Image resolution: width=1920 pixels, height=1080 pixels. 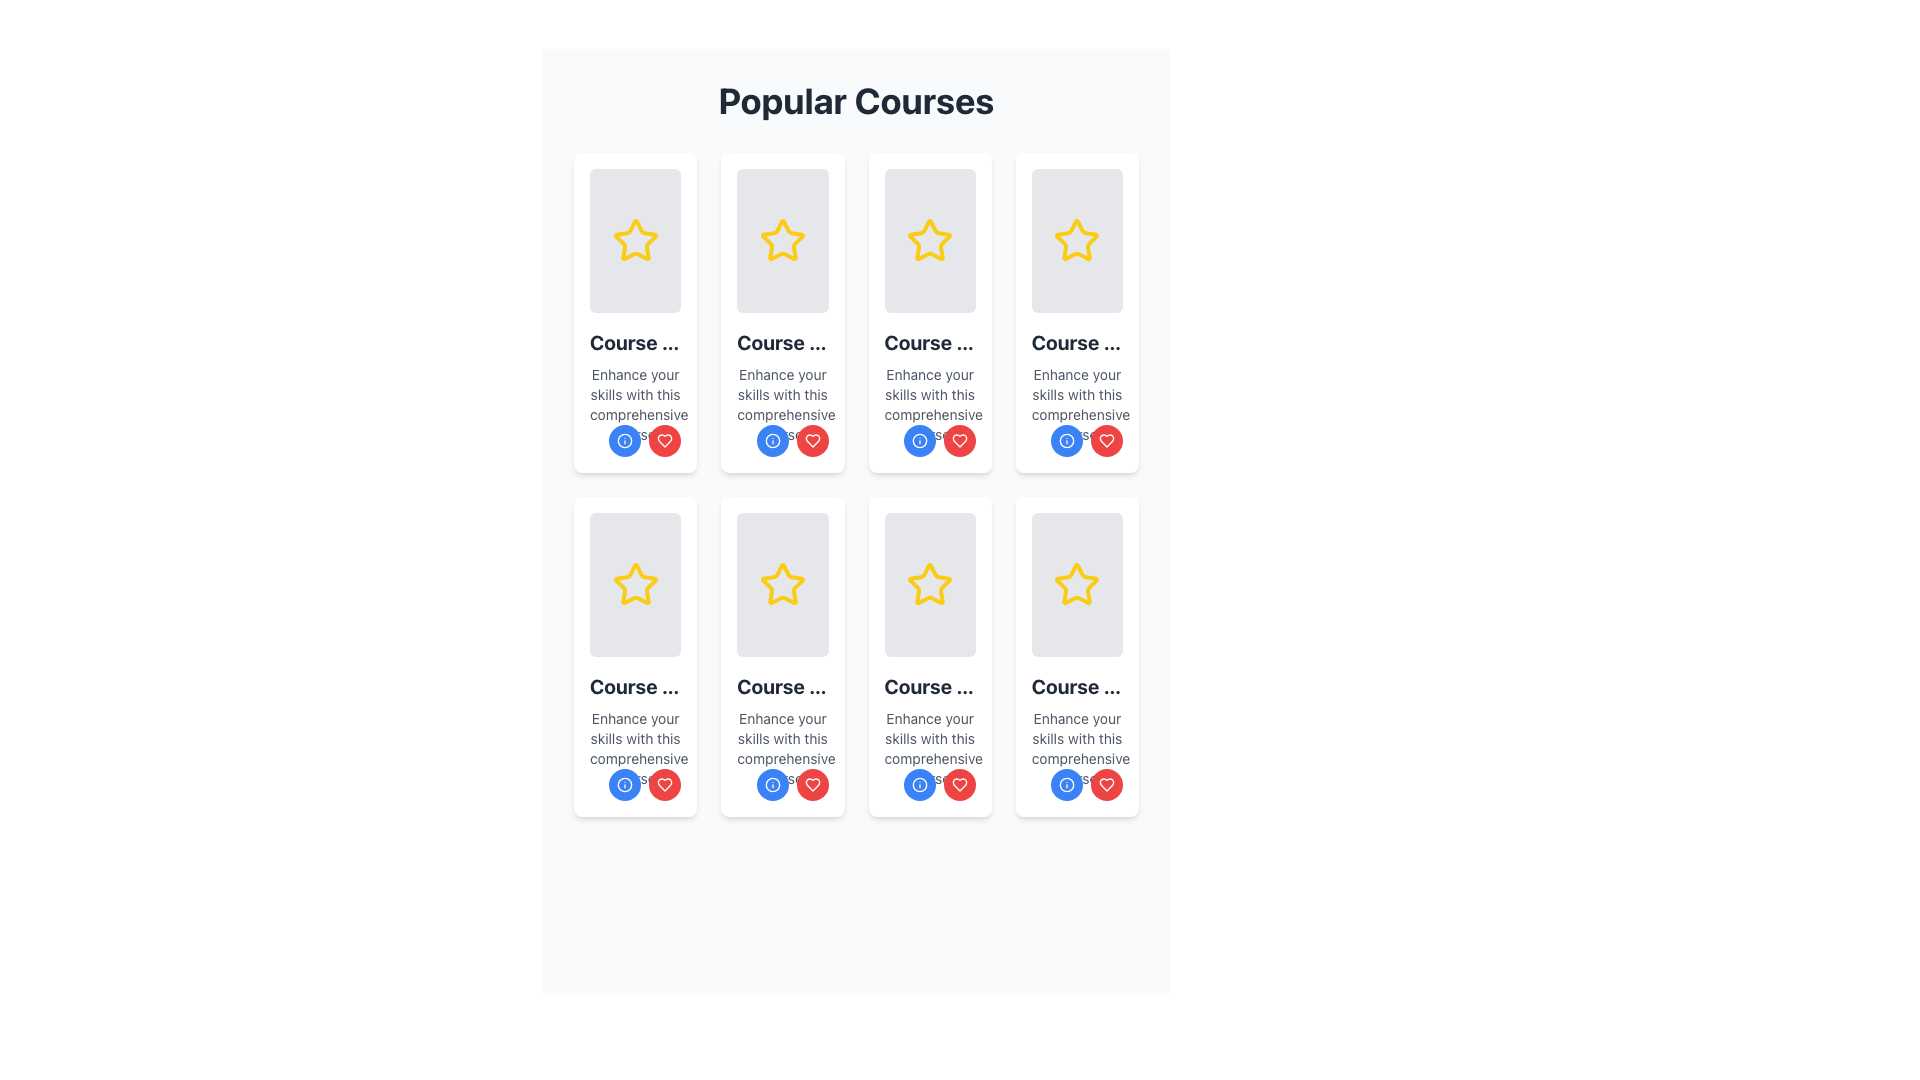 I want to click on the circular blue icon button with a white 'i' symbol, so click(x=918, y=439).